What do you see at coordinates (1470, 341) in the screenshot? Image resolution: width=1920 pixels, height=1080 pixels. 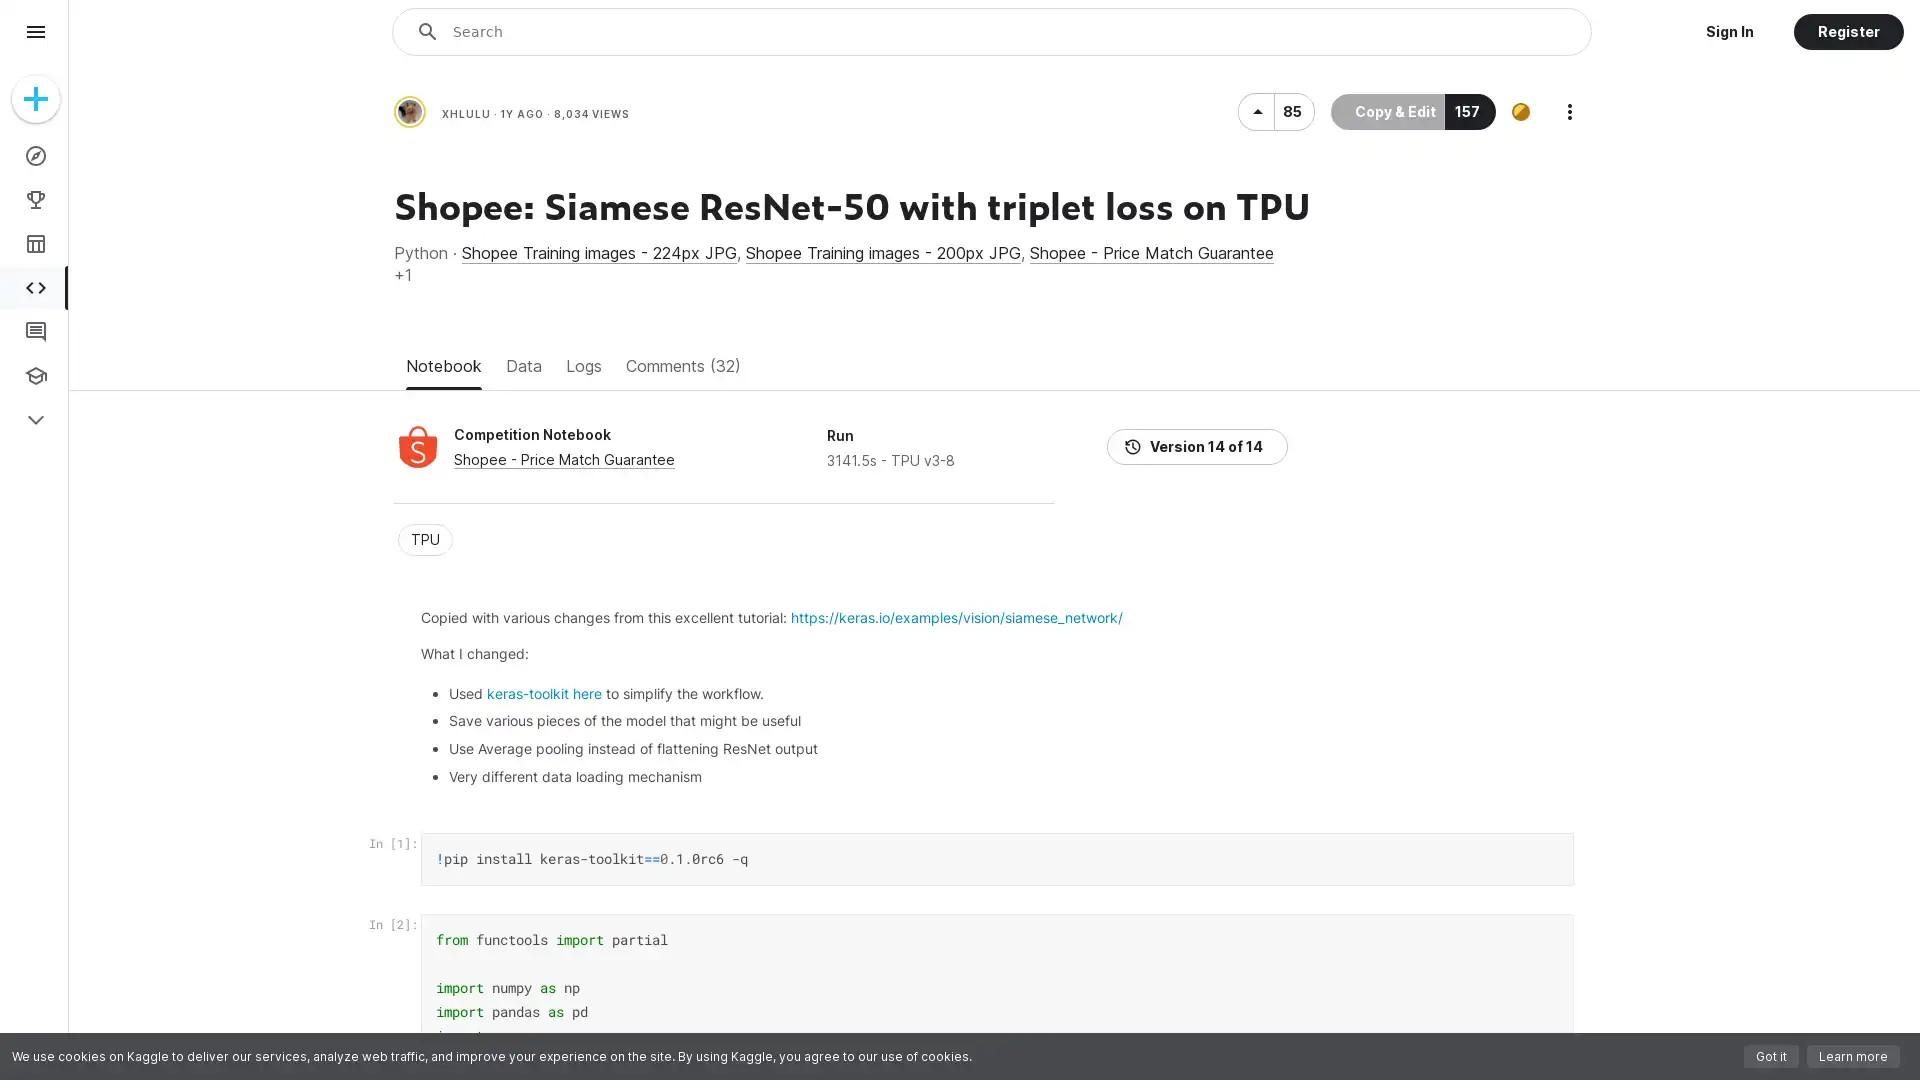 I see `157 copies` at bounding box center [1470, 341].